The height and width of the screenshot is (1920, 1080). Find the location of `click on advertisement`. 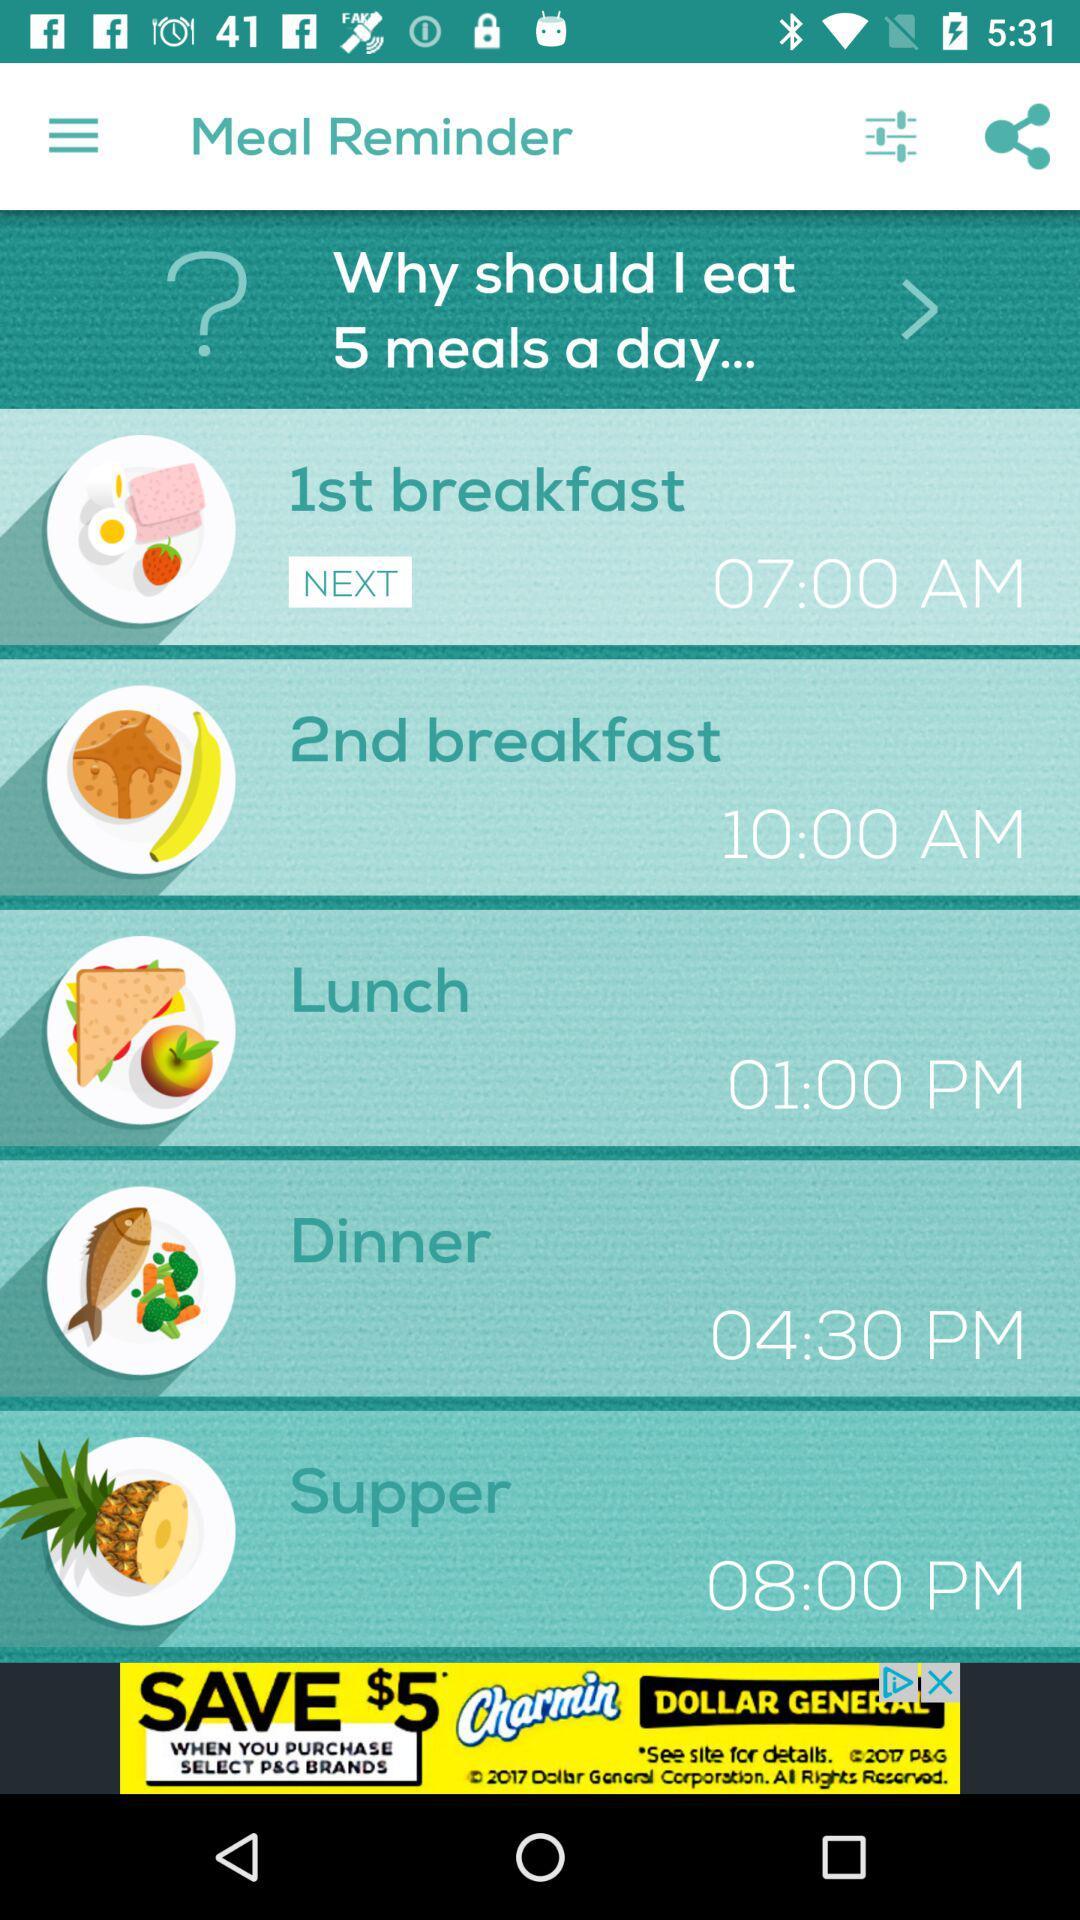

click on advertisement is located at coordinates (540, 1727).